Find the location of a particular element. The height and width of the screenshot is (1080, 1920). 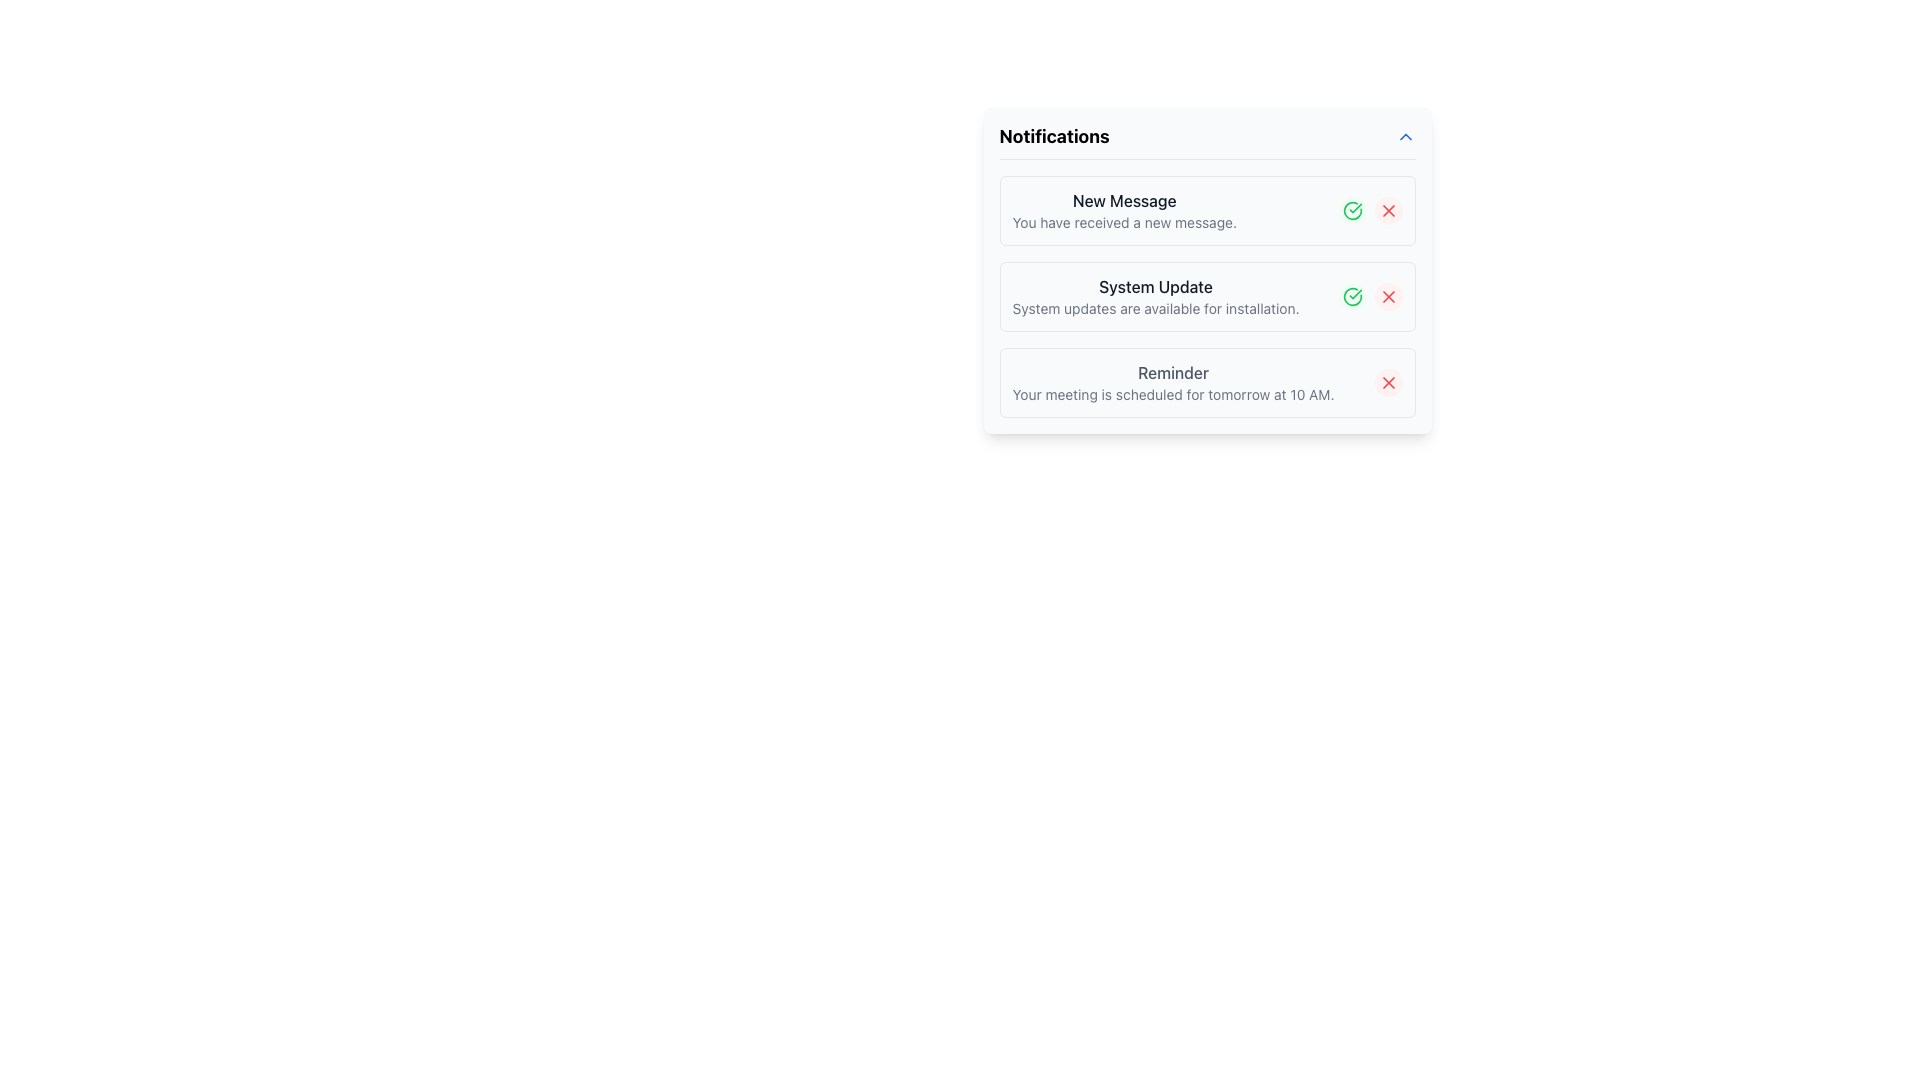

the dismiss button for the 'System Update' notification is located at coordinates (1387, 297).